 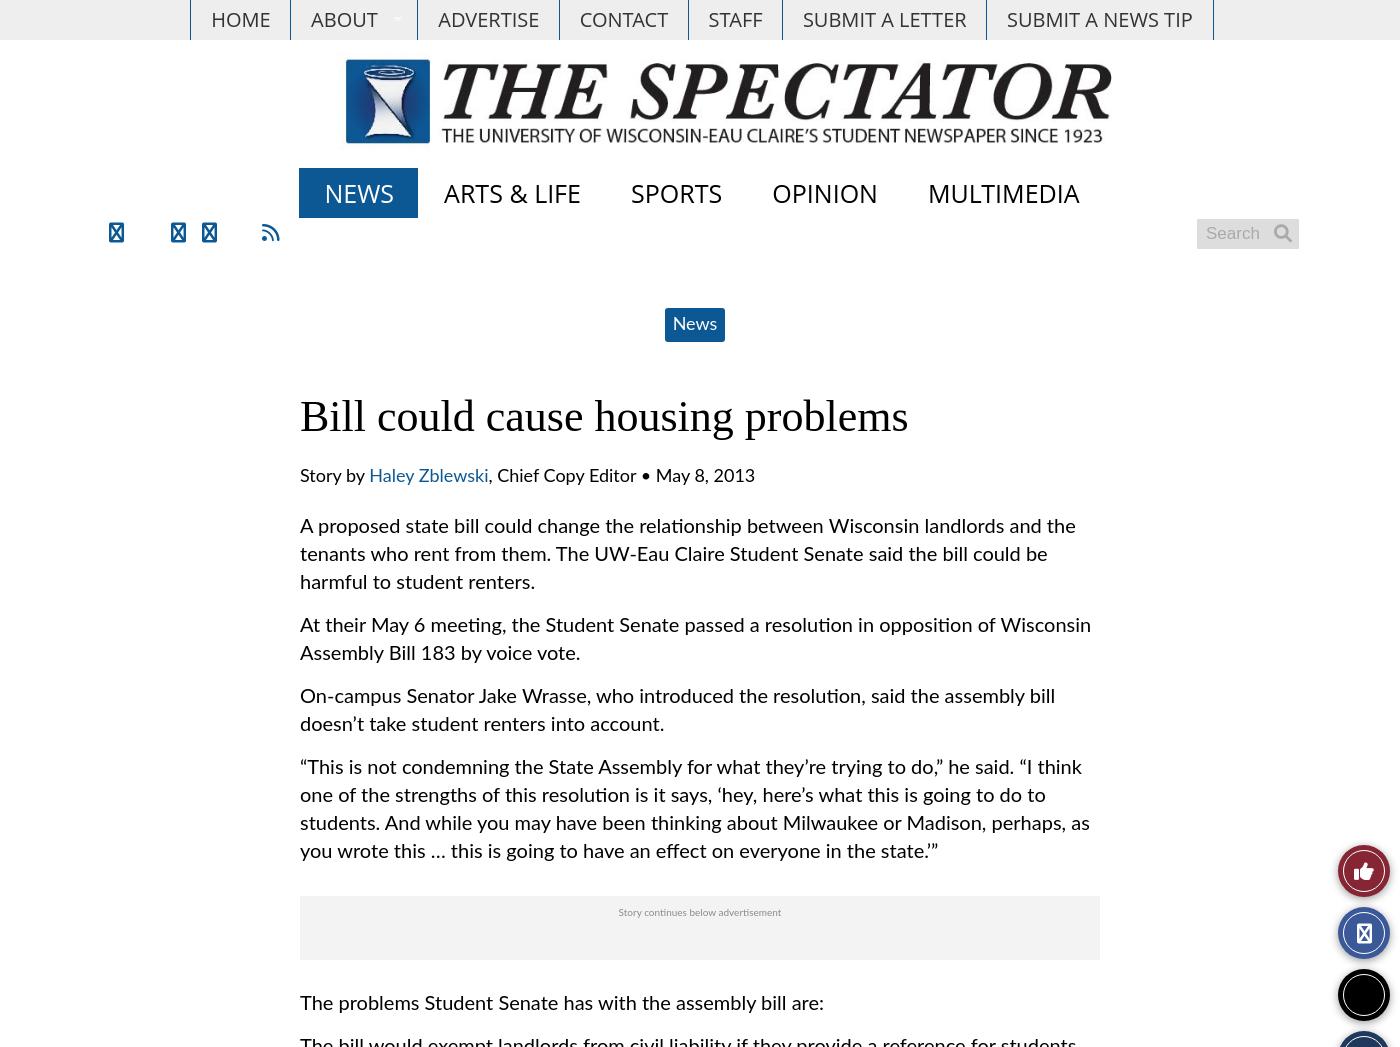 I want to click on '“This is not condemning the State Assembly for what they’re trying to do,” he said. “I think one of the strengths of this resolution is it says, ‘hey, here’s what this is going to do to students. And while you may have been thinking about Milwaukee or Madison, perhaps, as you wrote this … this is going to have an effect on everyone in the state.’”', so click(x=694, y=808).